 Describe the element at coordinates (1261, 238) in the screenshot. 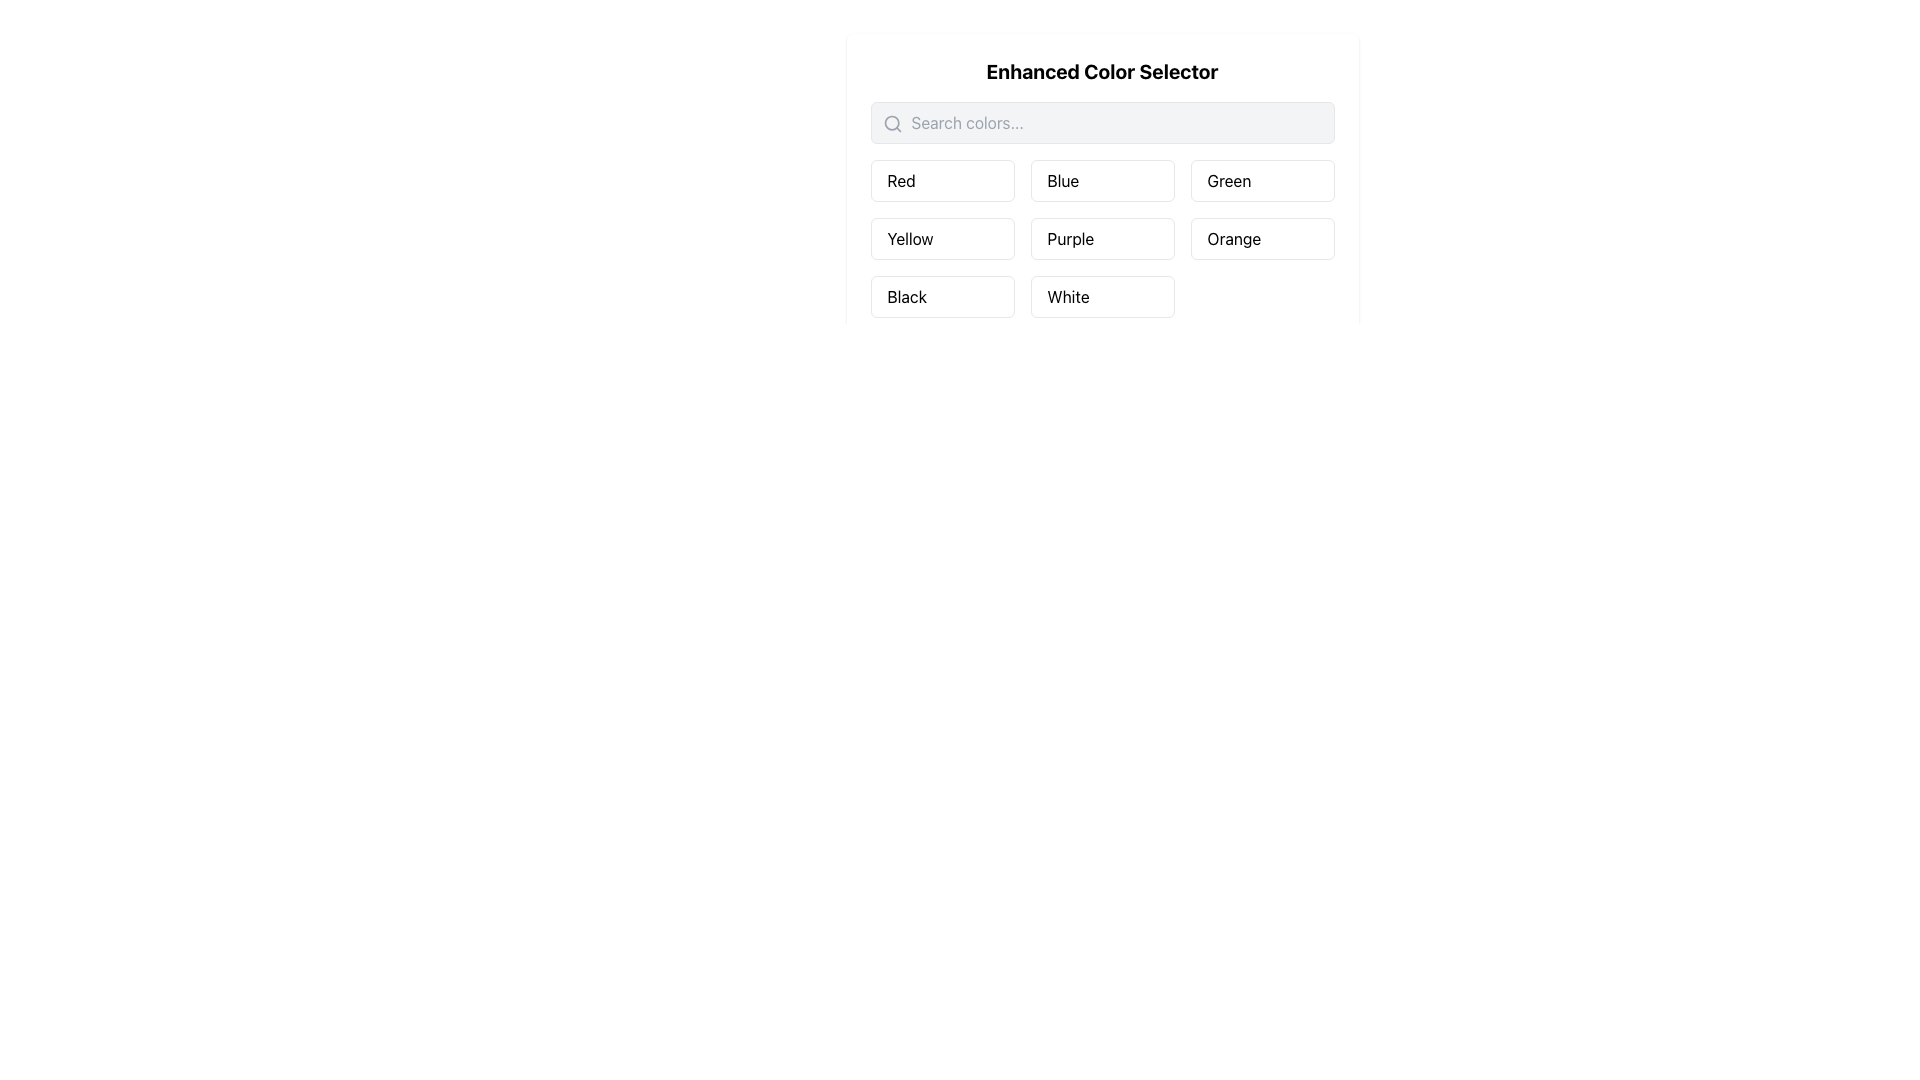

I see `the sixth button in the grid layout` at that location.